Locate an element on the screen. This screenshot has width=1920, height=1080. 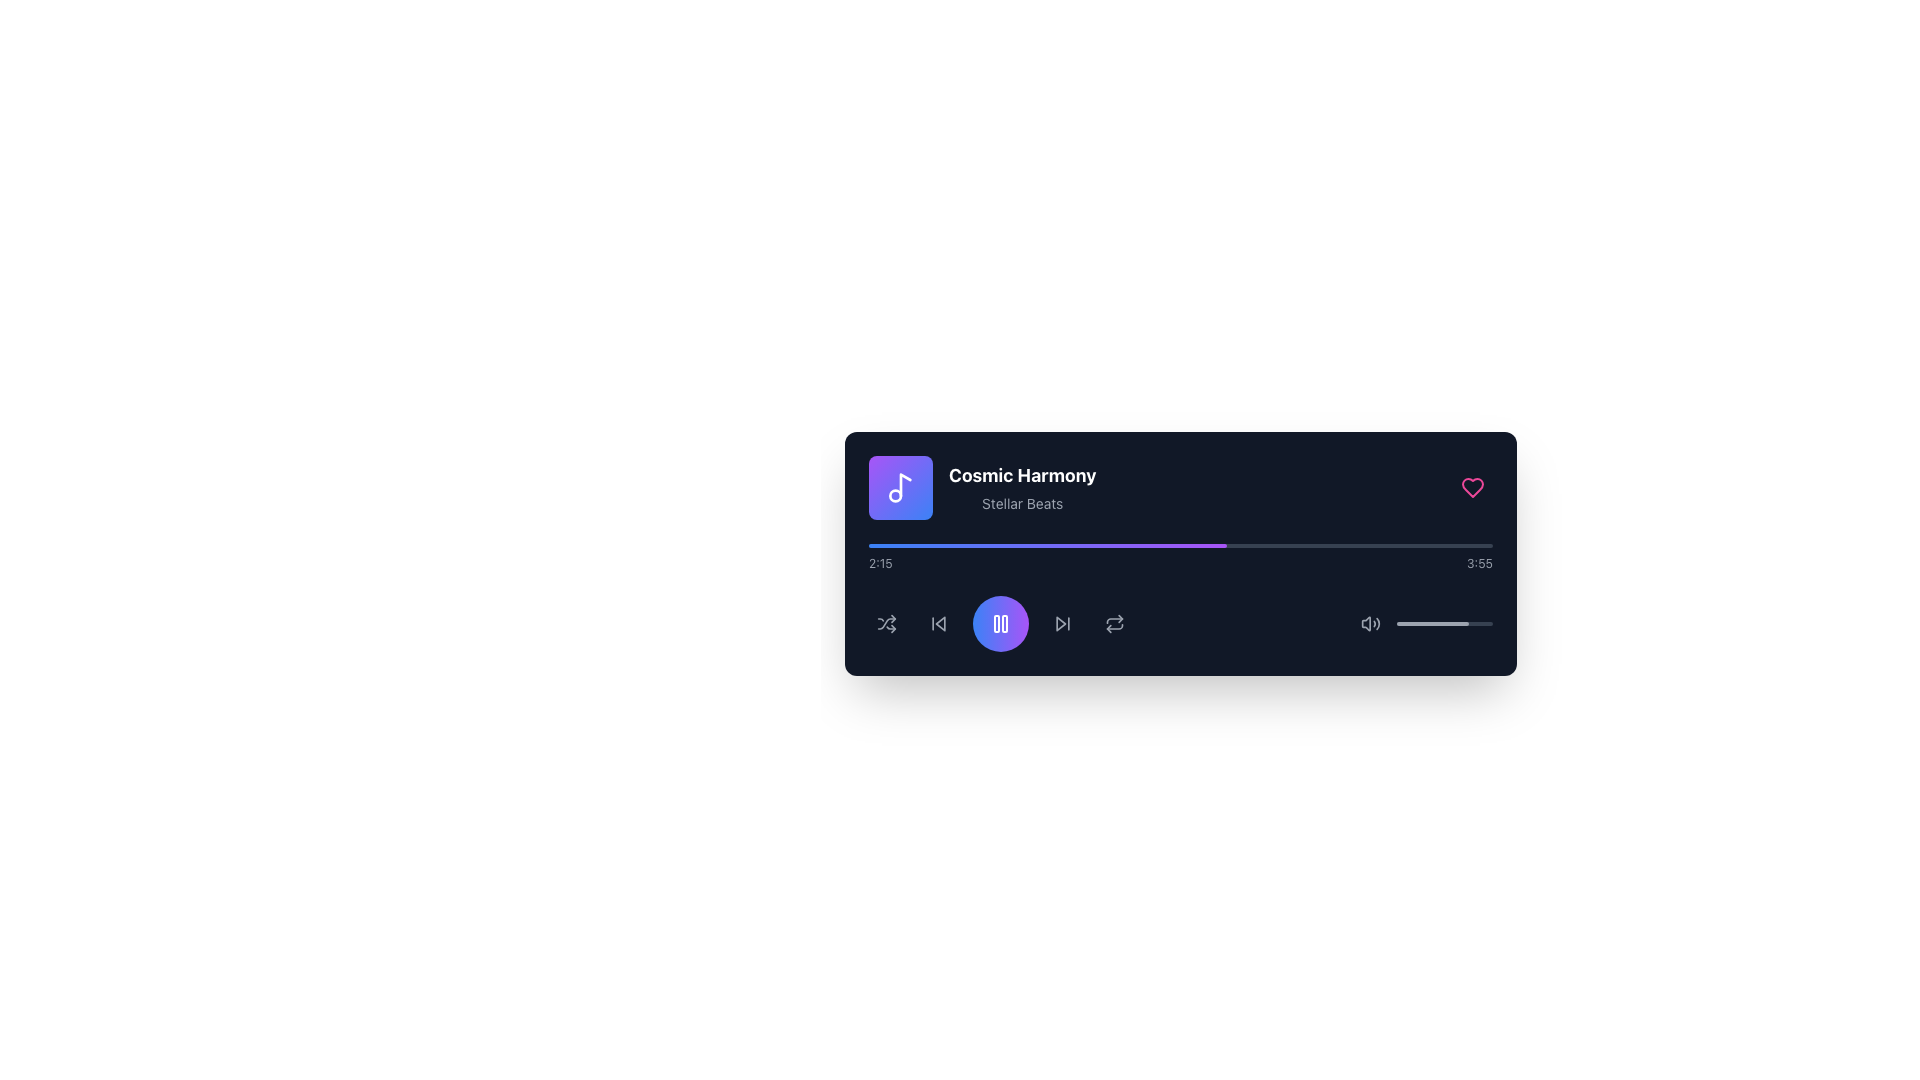
the Volume indicator icon is located at coordinates (1370, 623).